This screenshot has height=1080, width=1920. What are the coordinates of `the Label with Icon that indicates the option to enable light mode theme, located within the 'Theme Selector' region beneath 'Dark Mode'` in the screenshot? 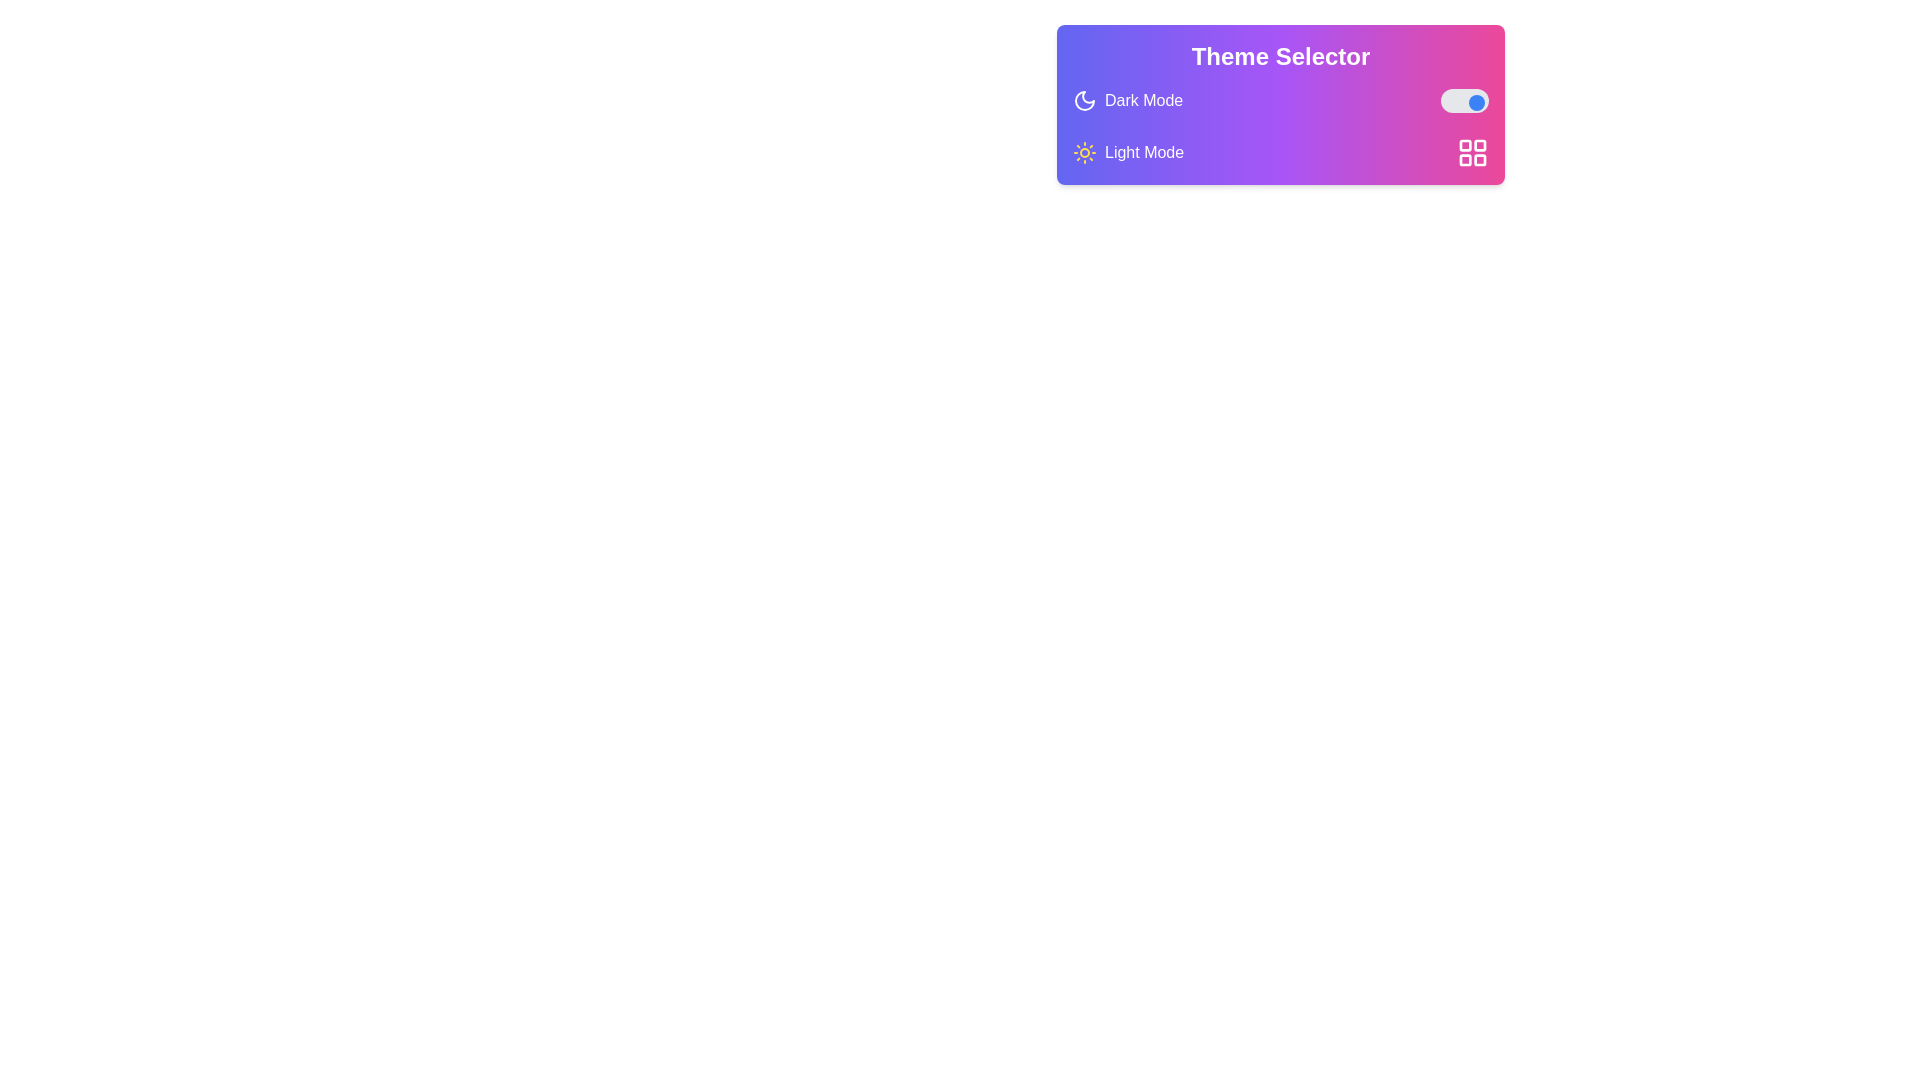 It's located at (1128, 152).